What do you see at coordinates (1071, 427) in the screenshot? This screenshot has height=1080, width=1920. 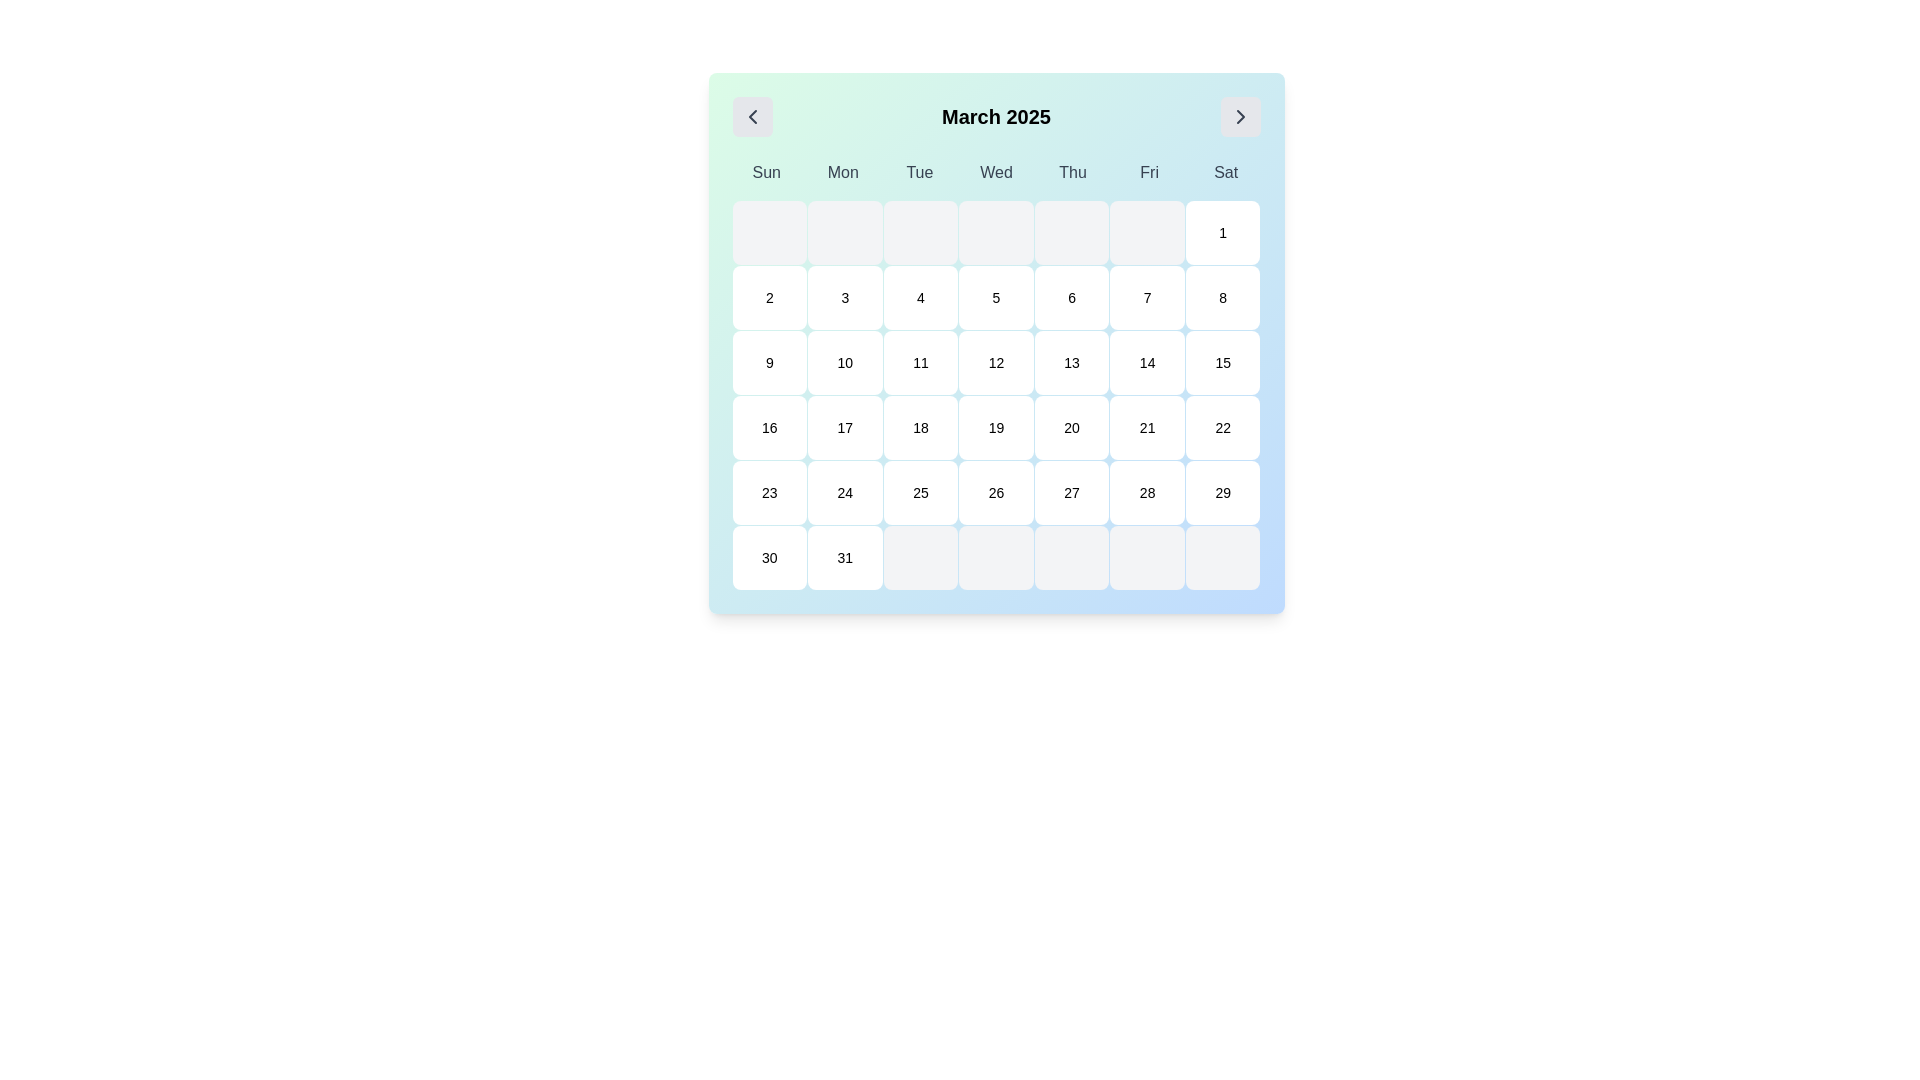 I see `the calendar day cell representing the 20th of March 2025` at bounding box center [1071, 427].